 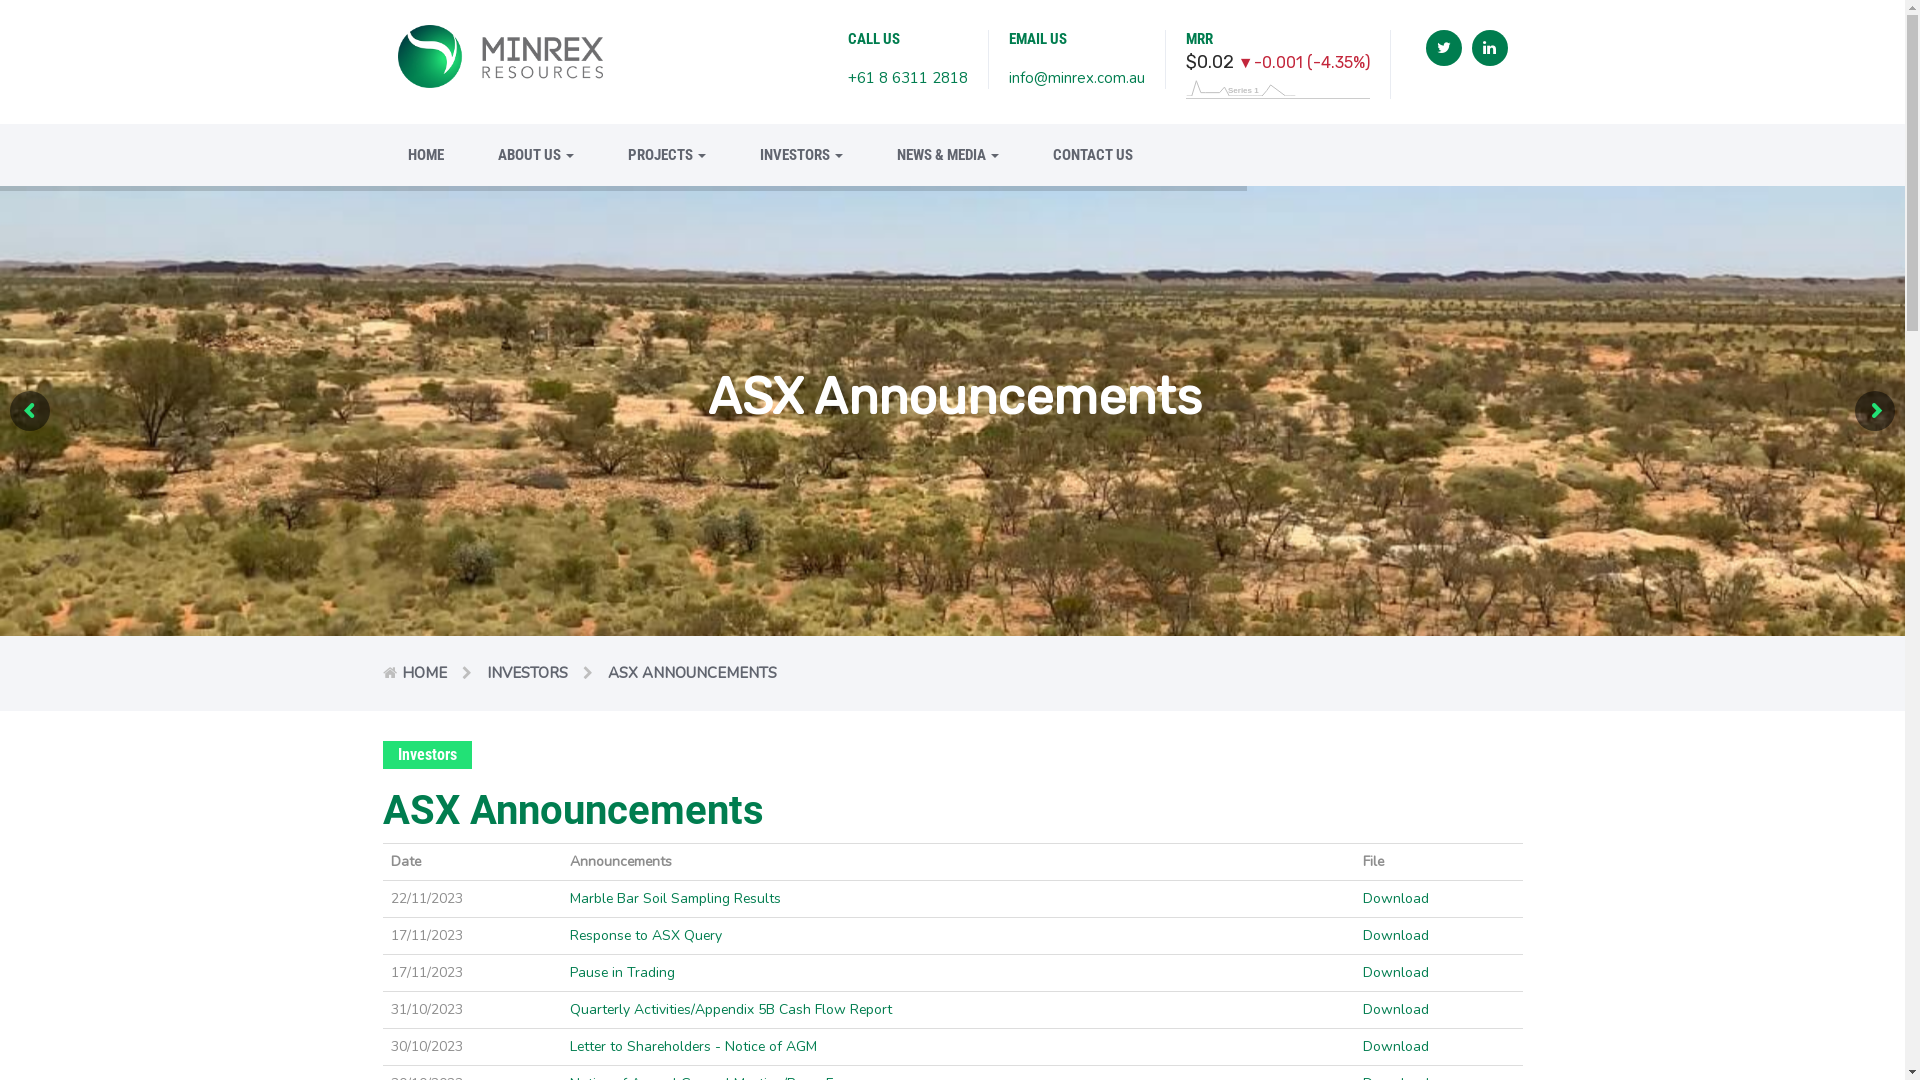 What do you see at coordinates (1362, 1045) in the screenshot?
I see `'Download'` at bounding box center [1362, 1045].